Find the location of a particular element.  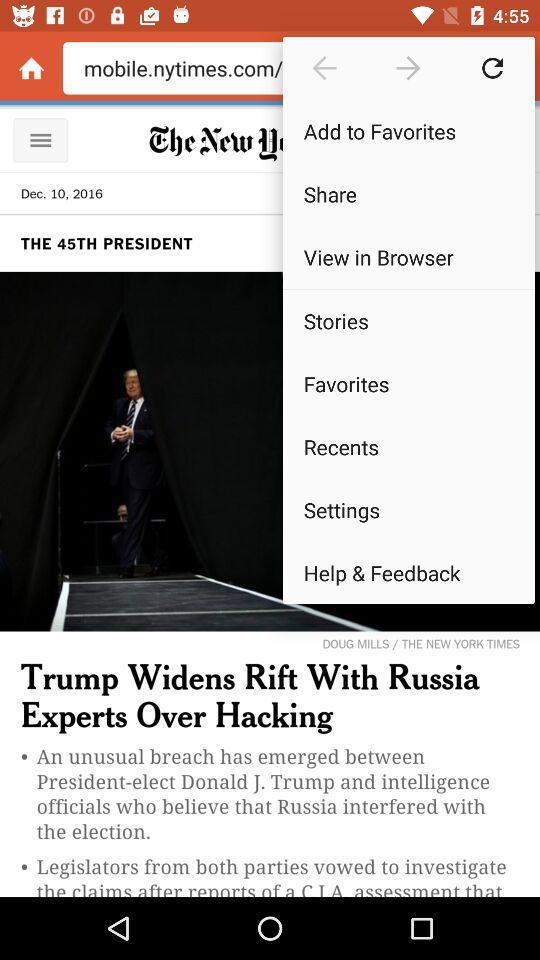

the item above add to favorites is located at coordinates (491, 68).